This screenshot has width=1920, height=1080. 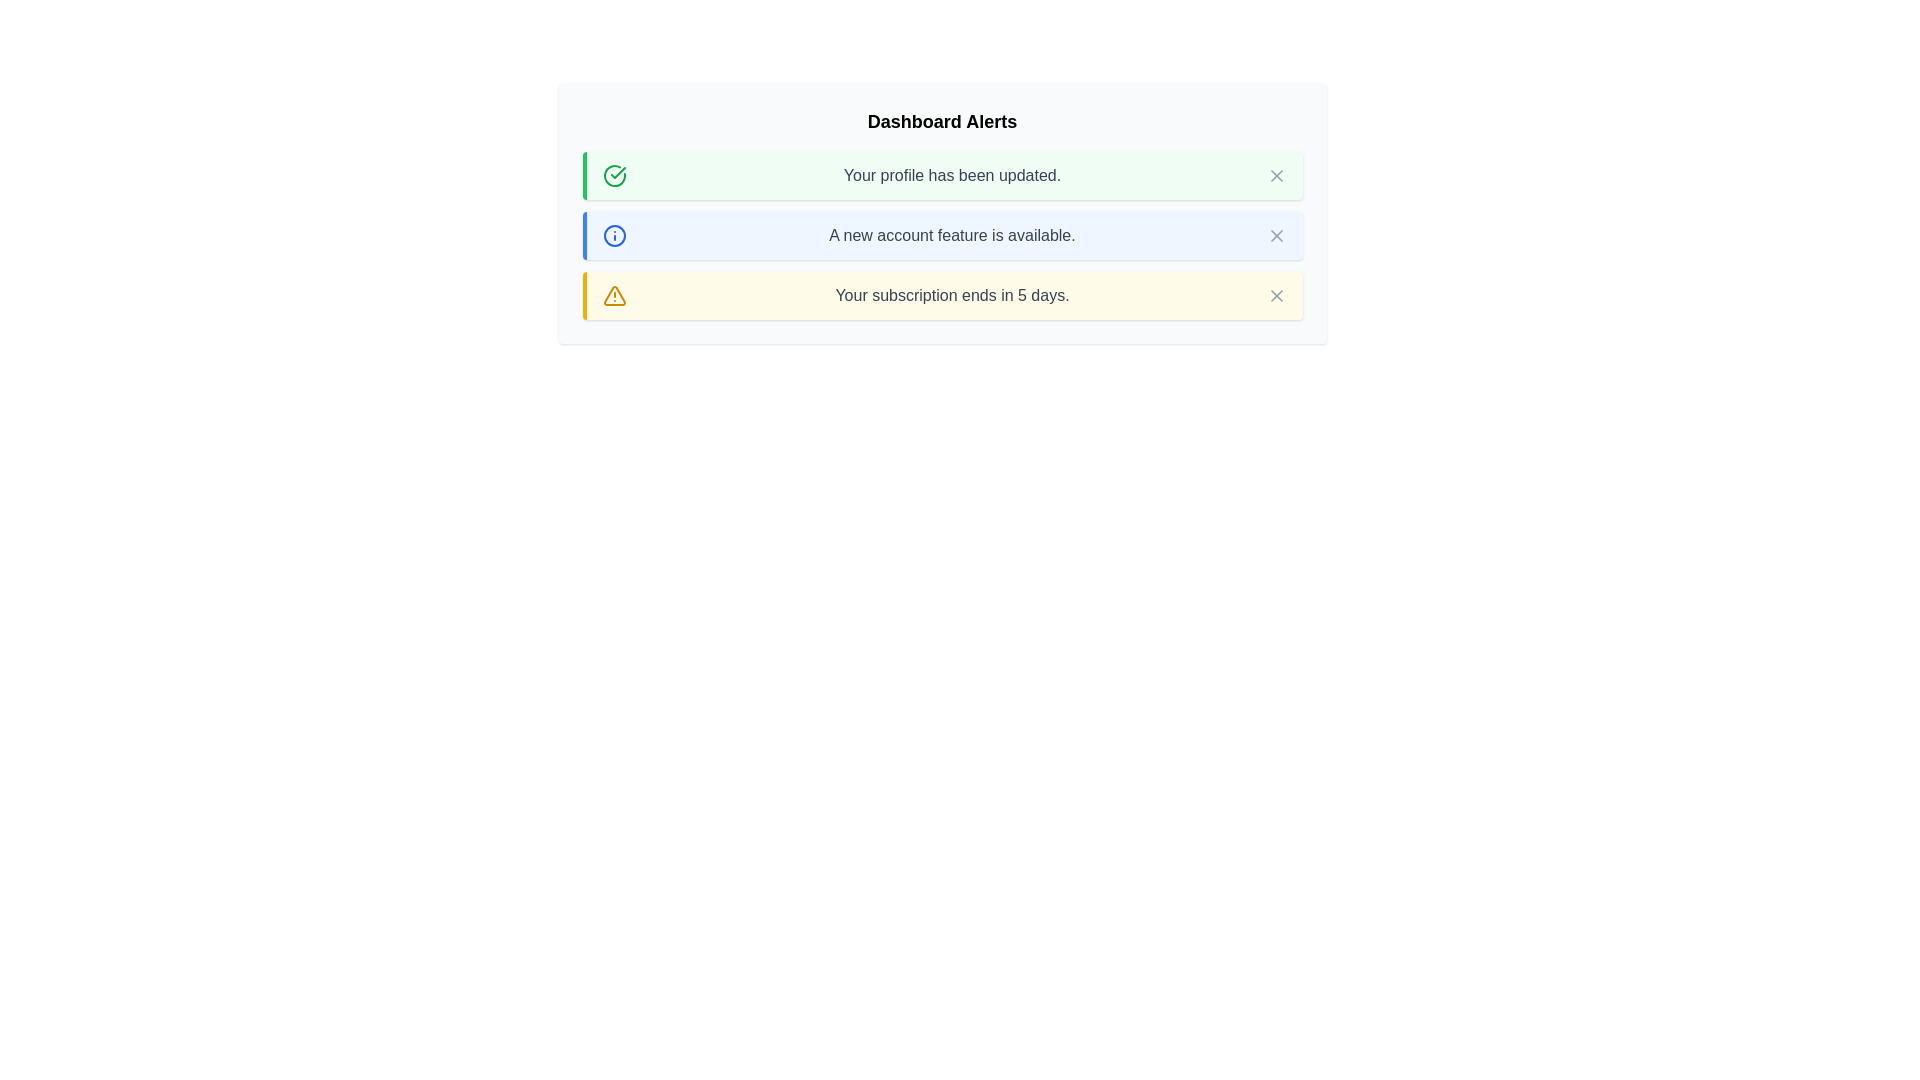 What do you see at coordinates (1275, 296) in the screenshot?
I see `the icon button located at the right end of the third notification item in the vertical list of the yellow alert box labeled 'Your subscription ends in 5 days'` at bounding box center [1275, 296].